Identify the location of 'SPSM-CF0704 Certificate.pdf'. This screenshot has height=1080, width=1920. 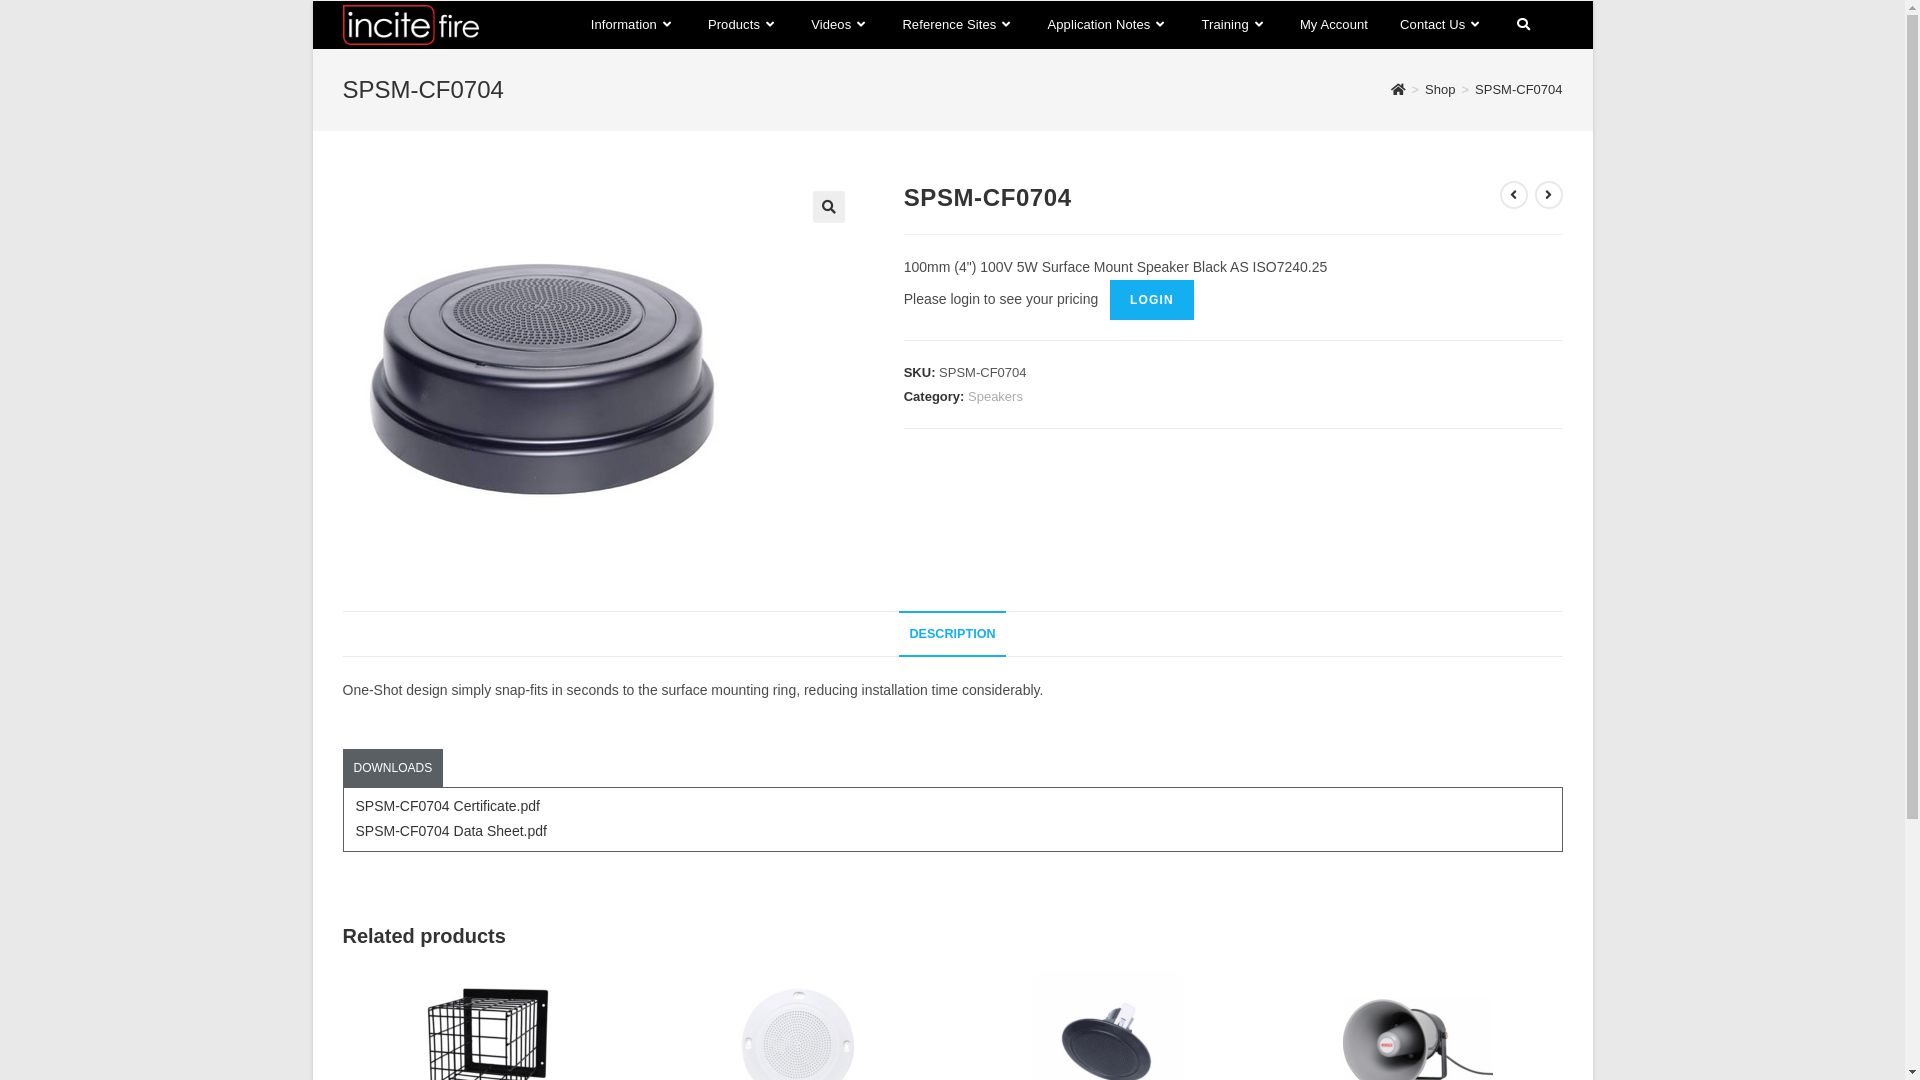
(446, 805).